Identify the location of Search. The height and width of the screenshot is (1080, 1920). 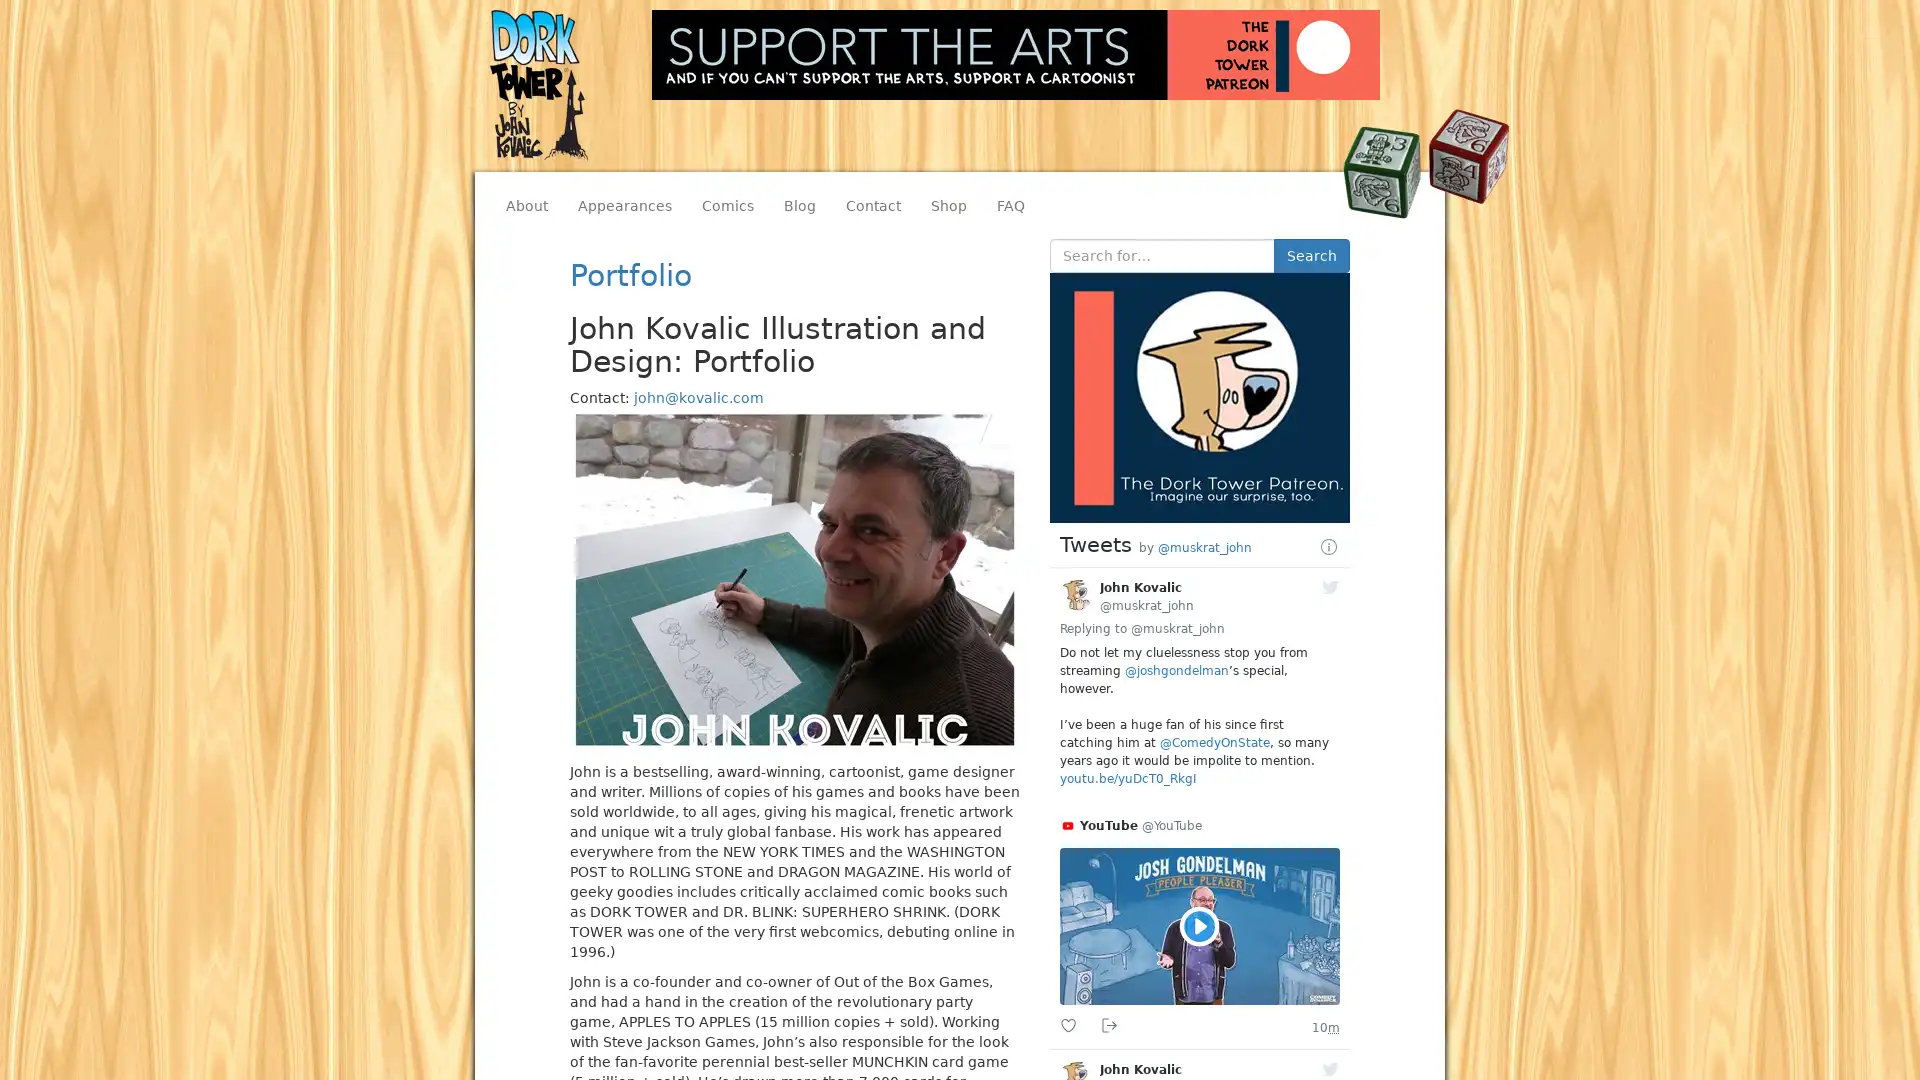
(1311, 254).